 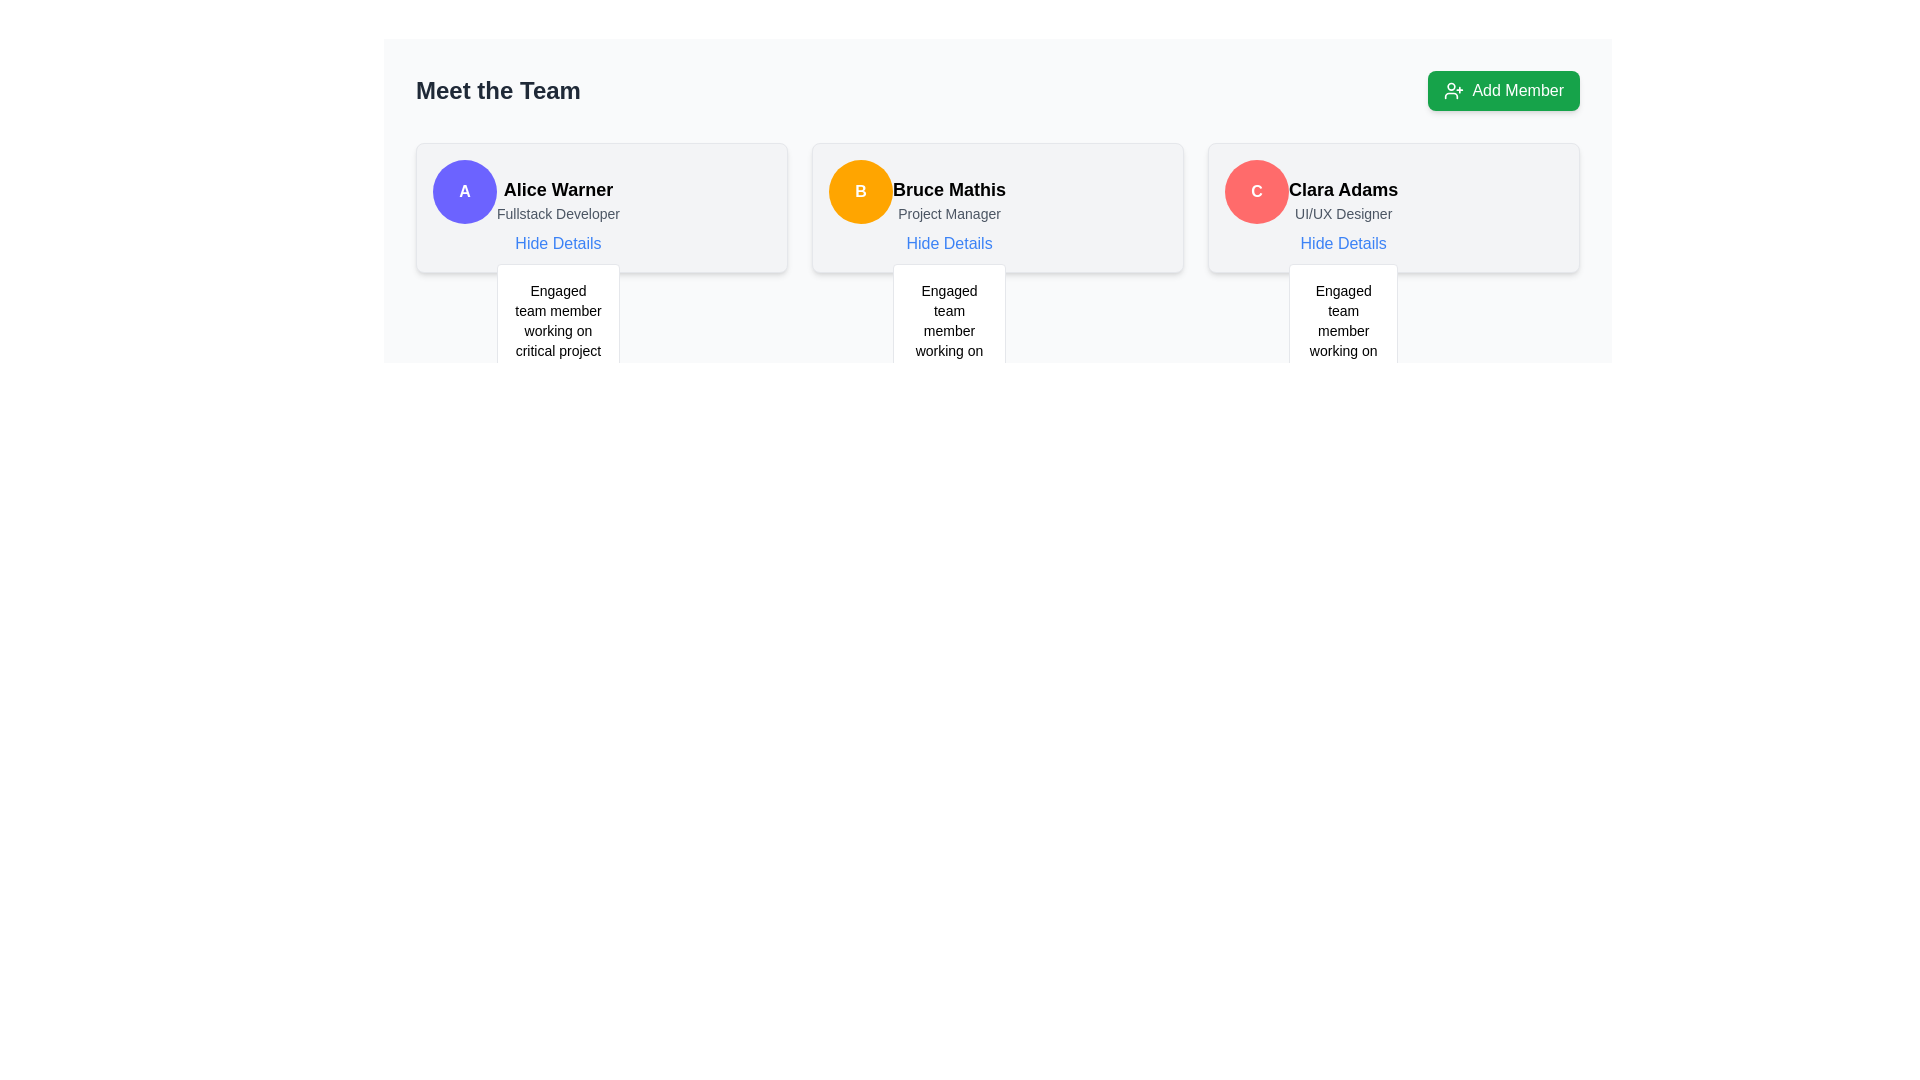 I want to click on the 'Hide Details' hyperlink located beneath the 'Project Manager' title in the 'Bruce Mathis' member card, so click(x=948, y=242).